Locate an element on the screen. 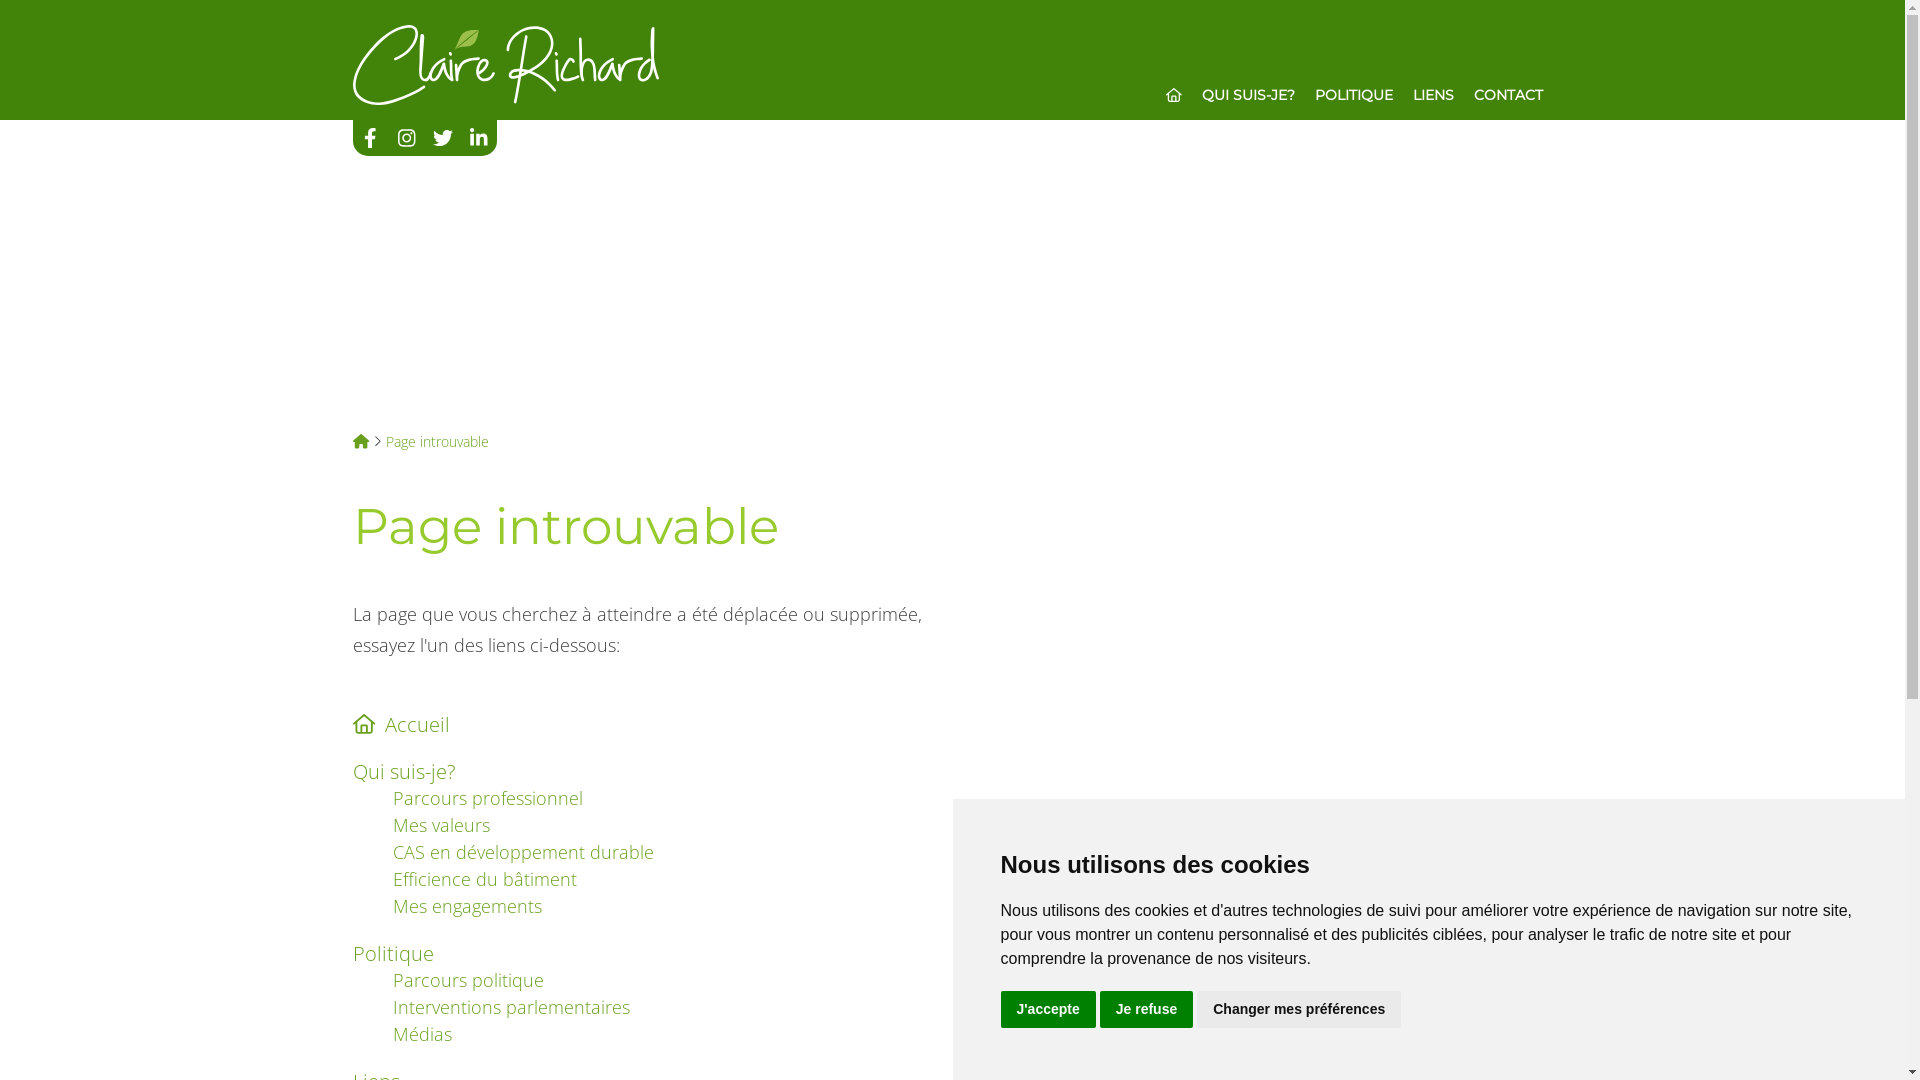  'POLITIQUE' is located at coordinates (1353, 95).